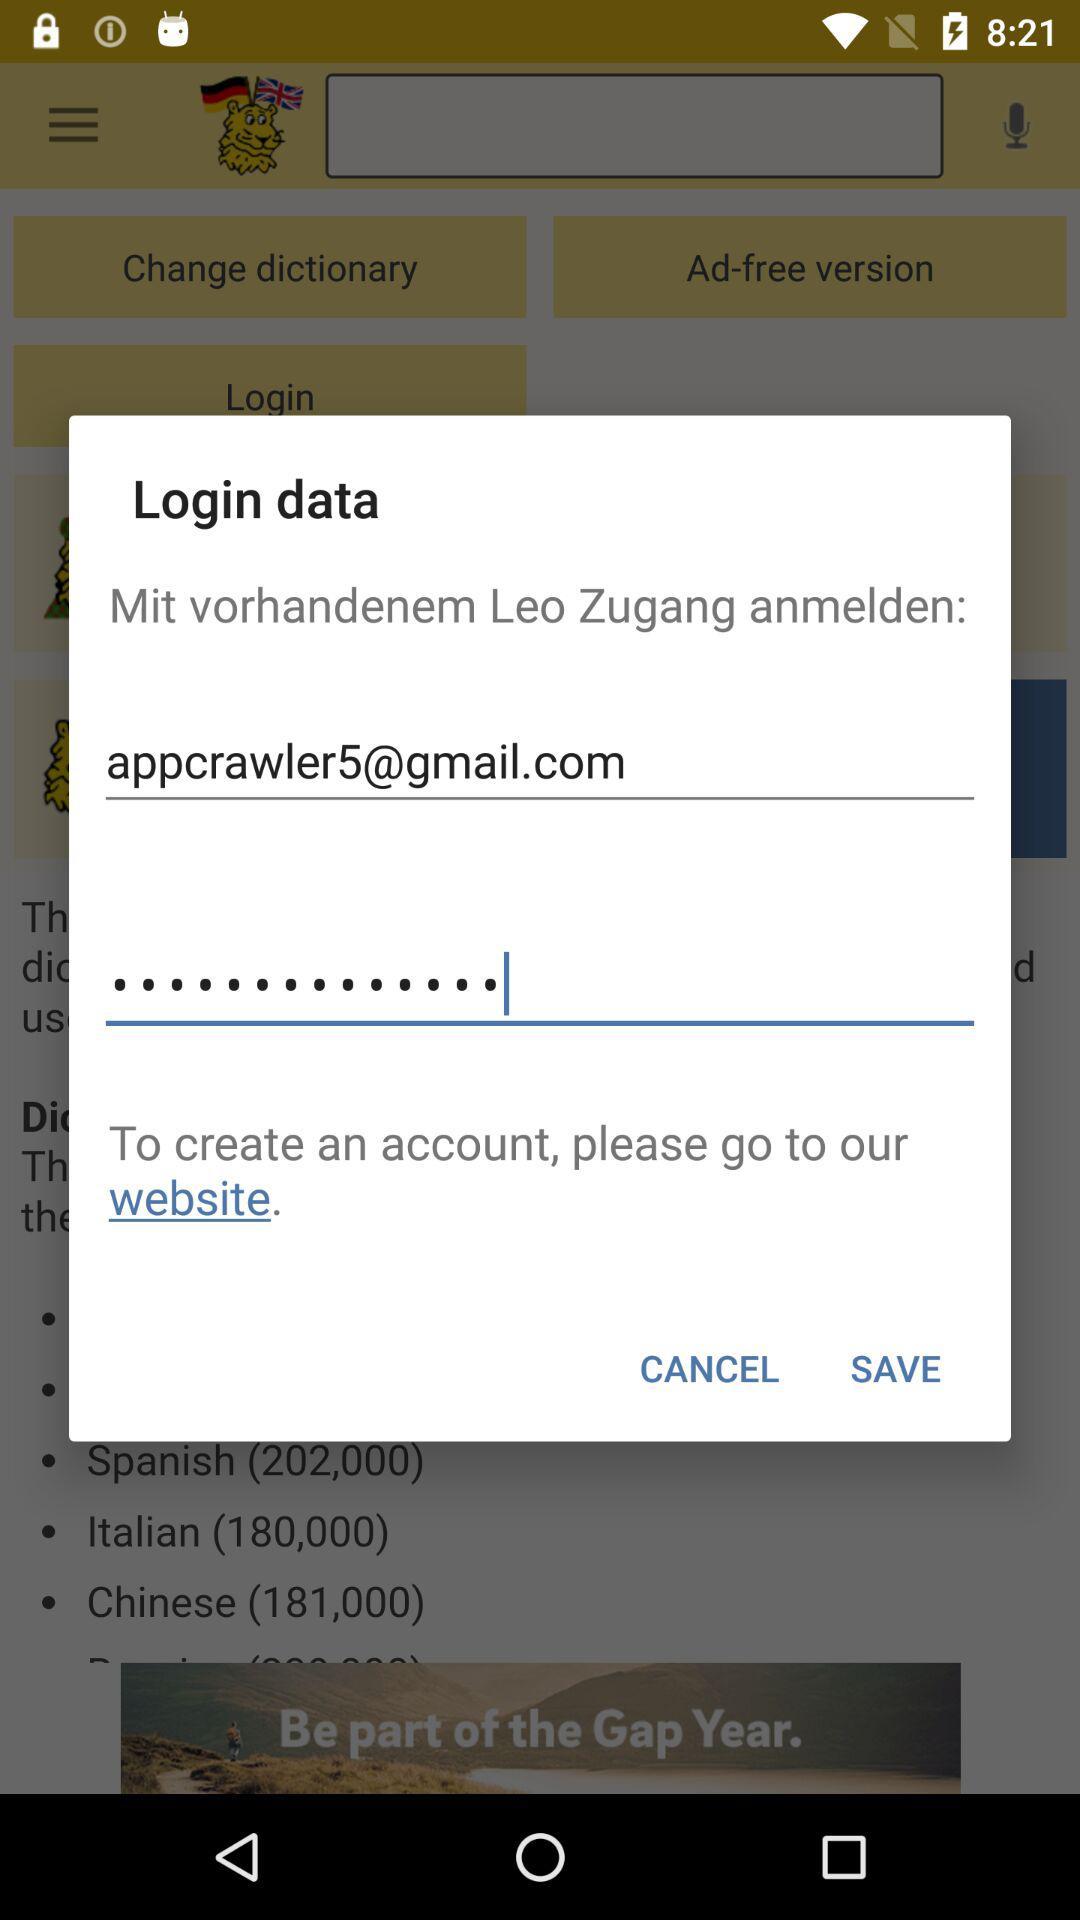 The image size is (1080, 1920). Describe the element at coordinates (894, 1367) in the screenshot. I see `save item` at that location.